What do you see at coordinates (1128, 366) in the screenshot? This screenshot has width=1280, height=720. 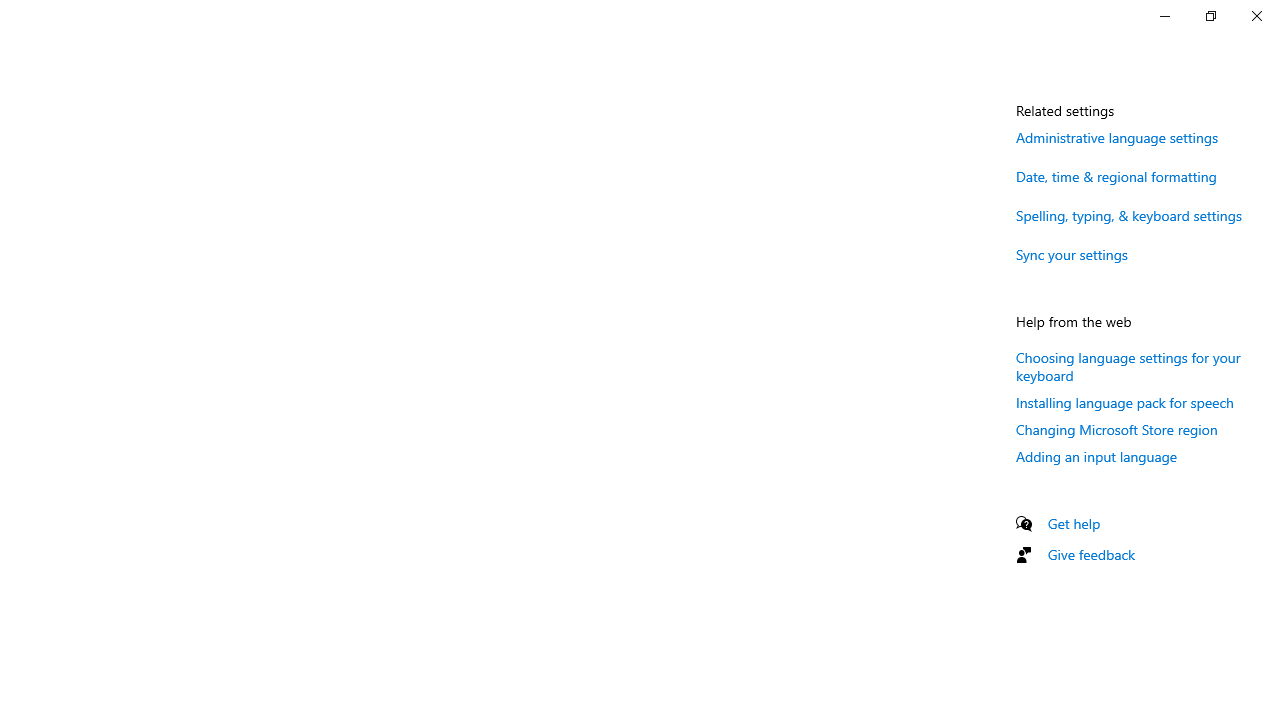 I see `'Choosing language settings for your keyboard'` at bounding box center [1128, 366].